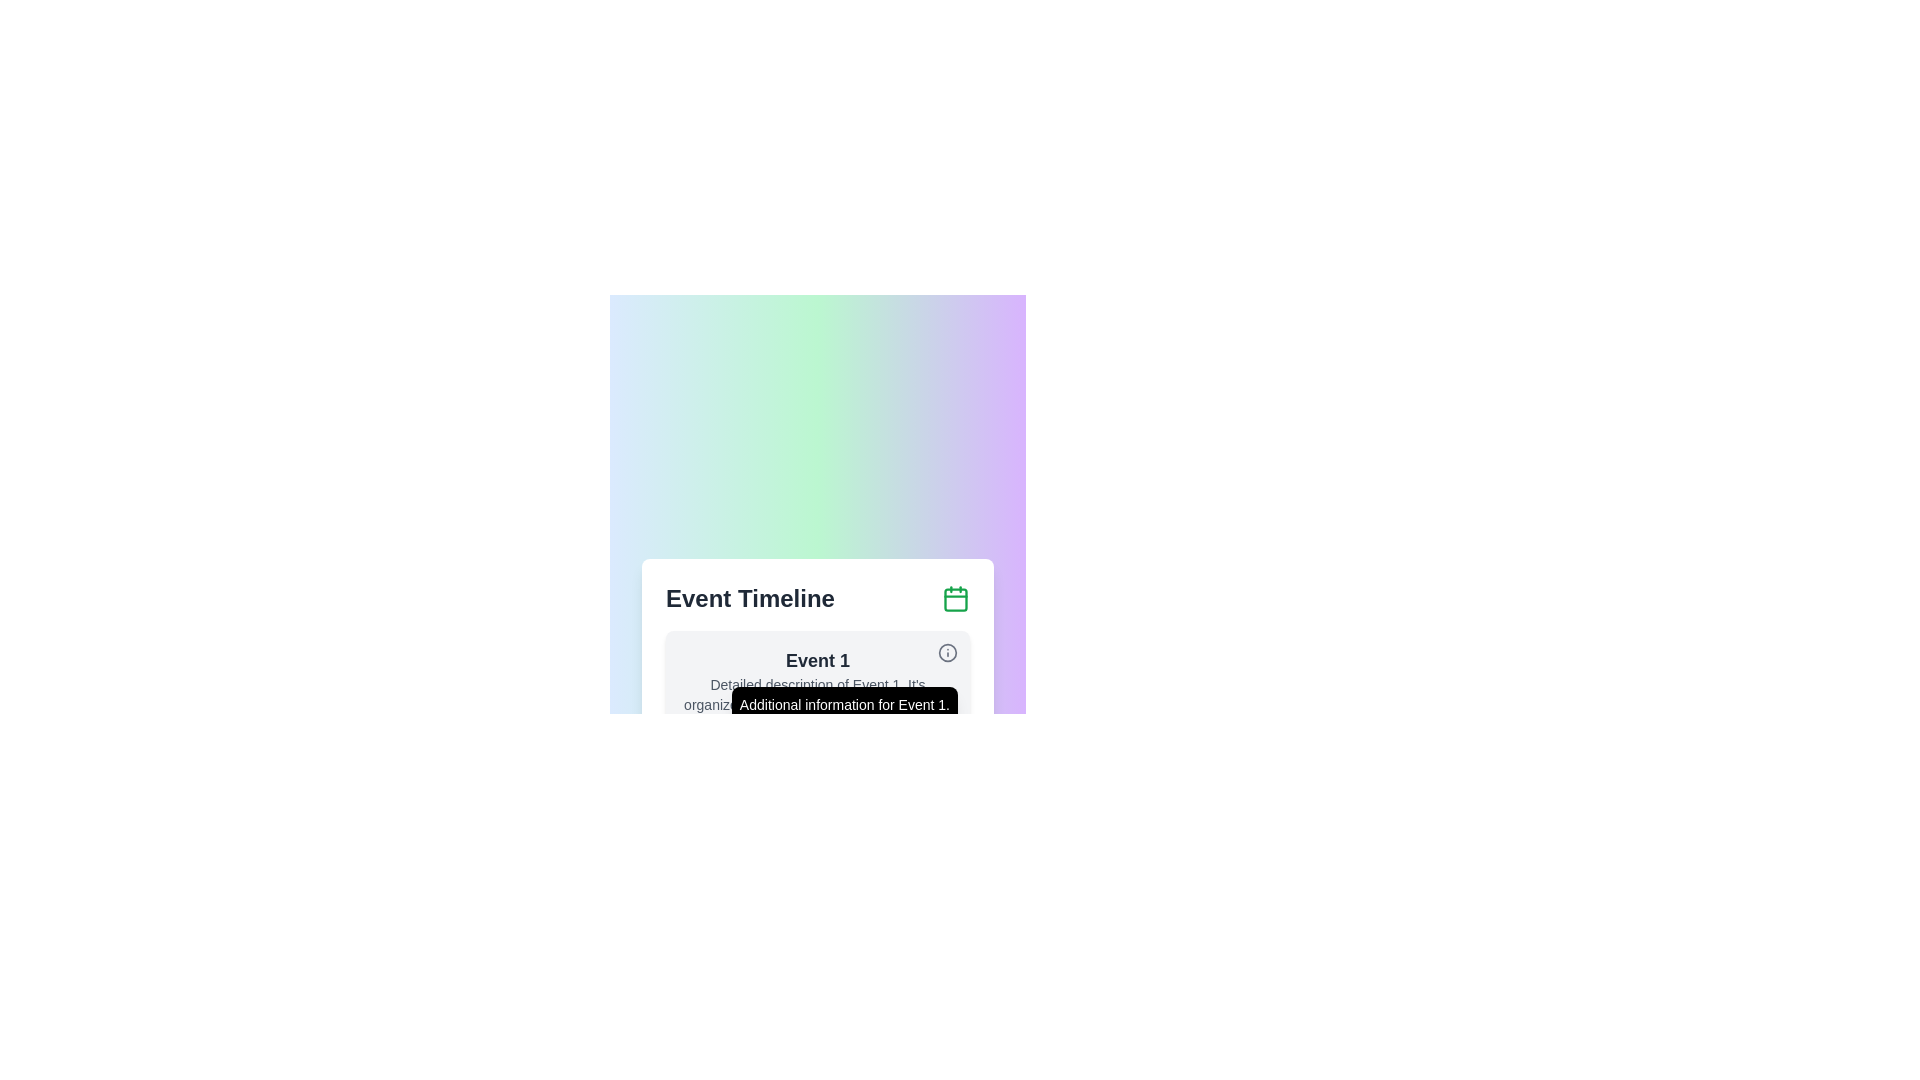 Image resolution: width=1920 pixels, height=1080 pixels. Describe the element at coordinates (817, 597) in the screenshot. I see `the 'Event Timeline' header element that displays bold text and a calendar icon, located at the top of the event details section` at that location.